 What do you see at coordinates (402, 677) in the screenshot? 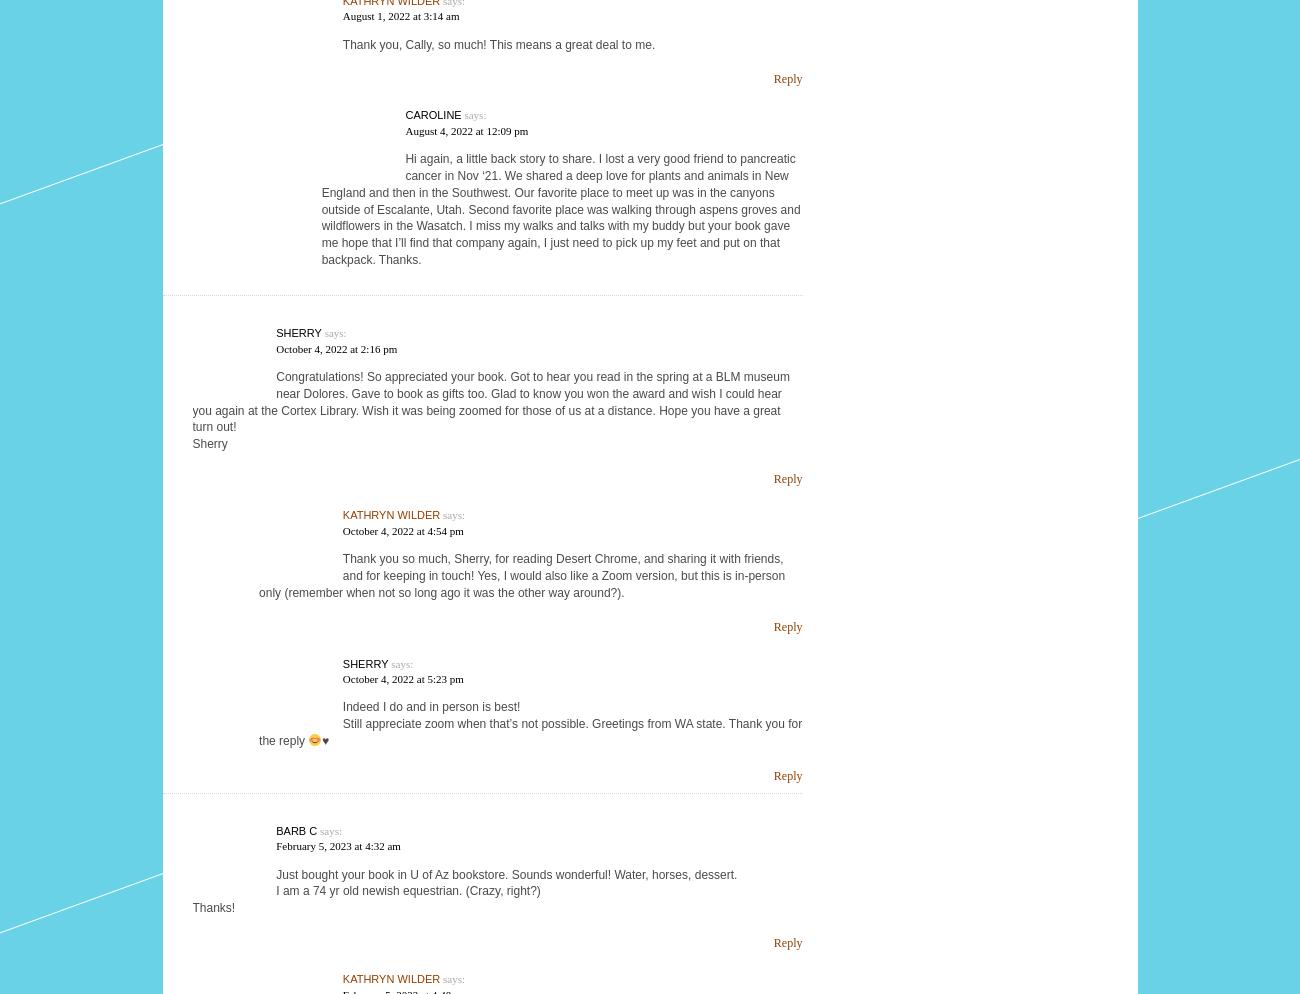
I see `'October 4, 2022 at 5:23 pm'` at bounding box center [402, 677].